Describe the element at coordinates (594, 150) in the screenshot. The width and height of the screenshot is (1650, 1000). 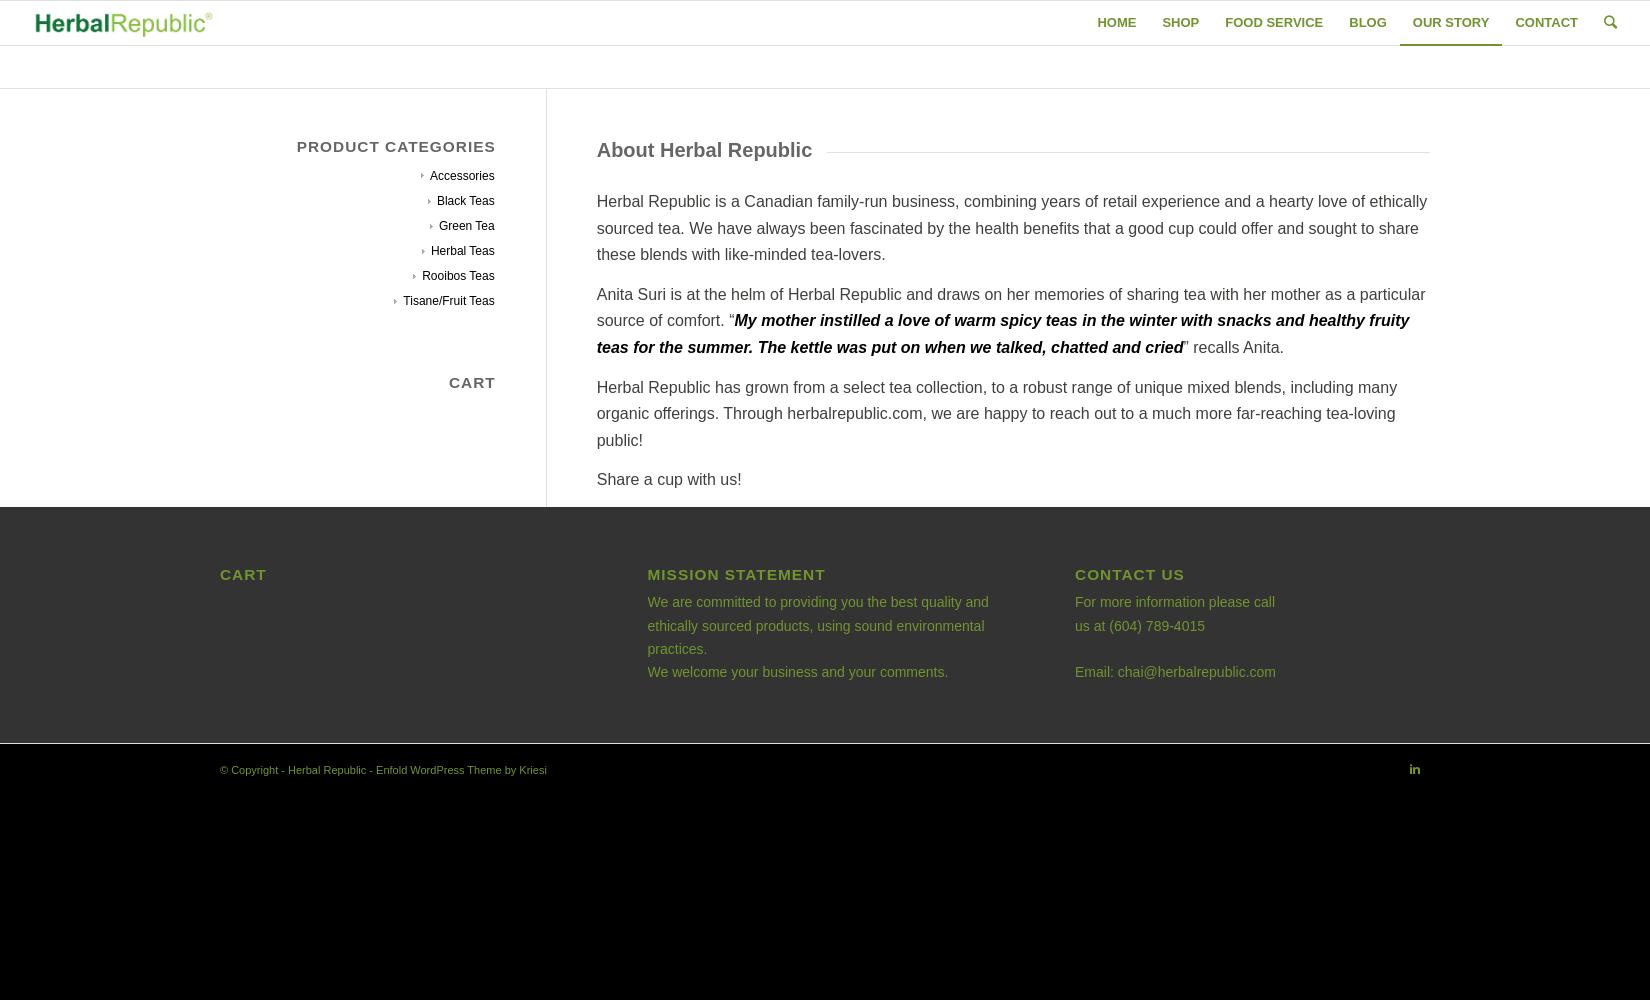
I see `'About Herbal Republic'` at that location.